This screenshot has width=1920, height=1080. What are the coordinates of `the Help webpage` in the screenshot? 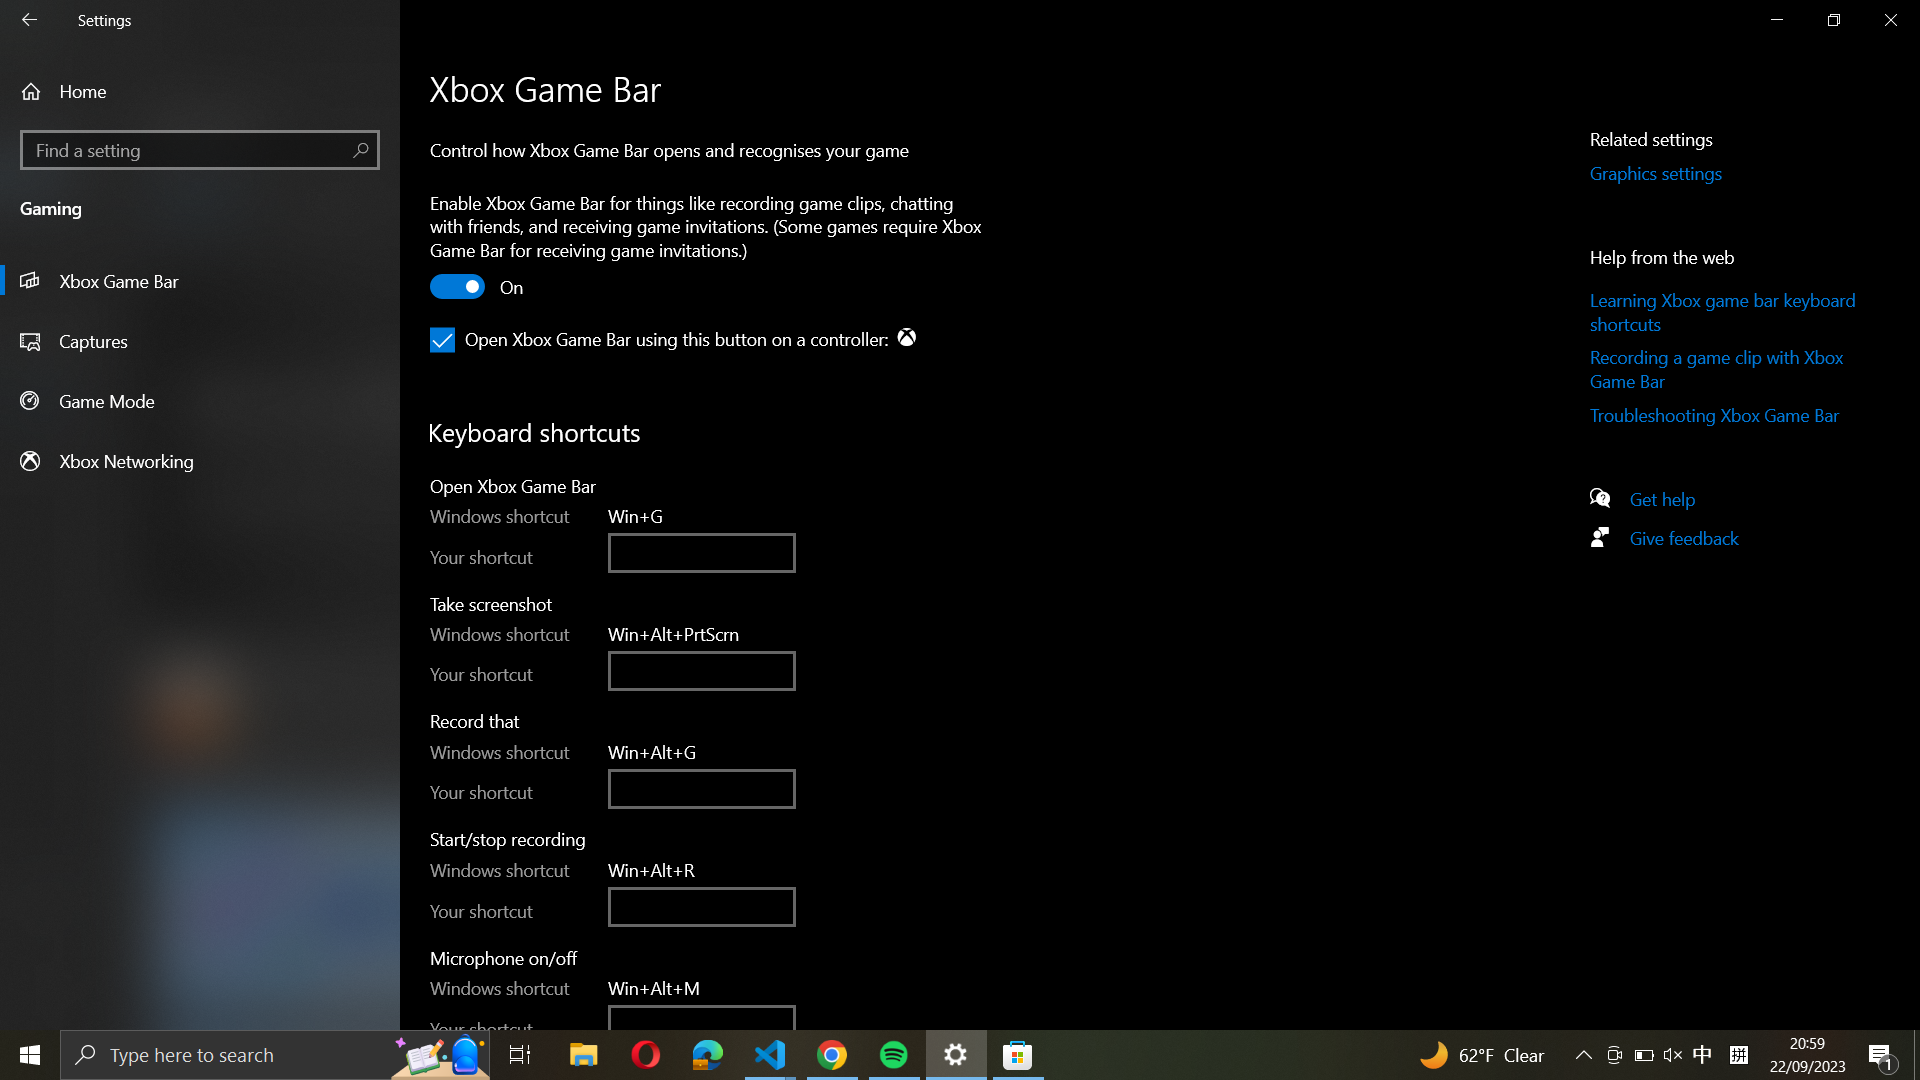 It's located at (1671, 496).